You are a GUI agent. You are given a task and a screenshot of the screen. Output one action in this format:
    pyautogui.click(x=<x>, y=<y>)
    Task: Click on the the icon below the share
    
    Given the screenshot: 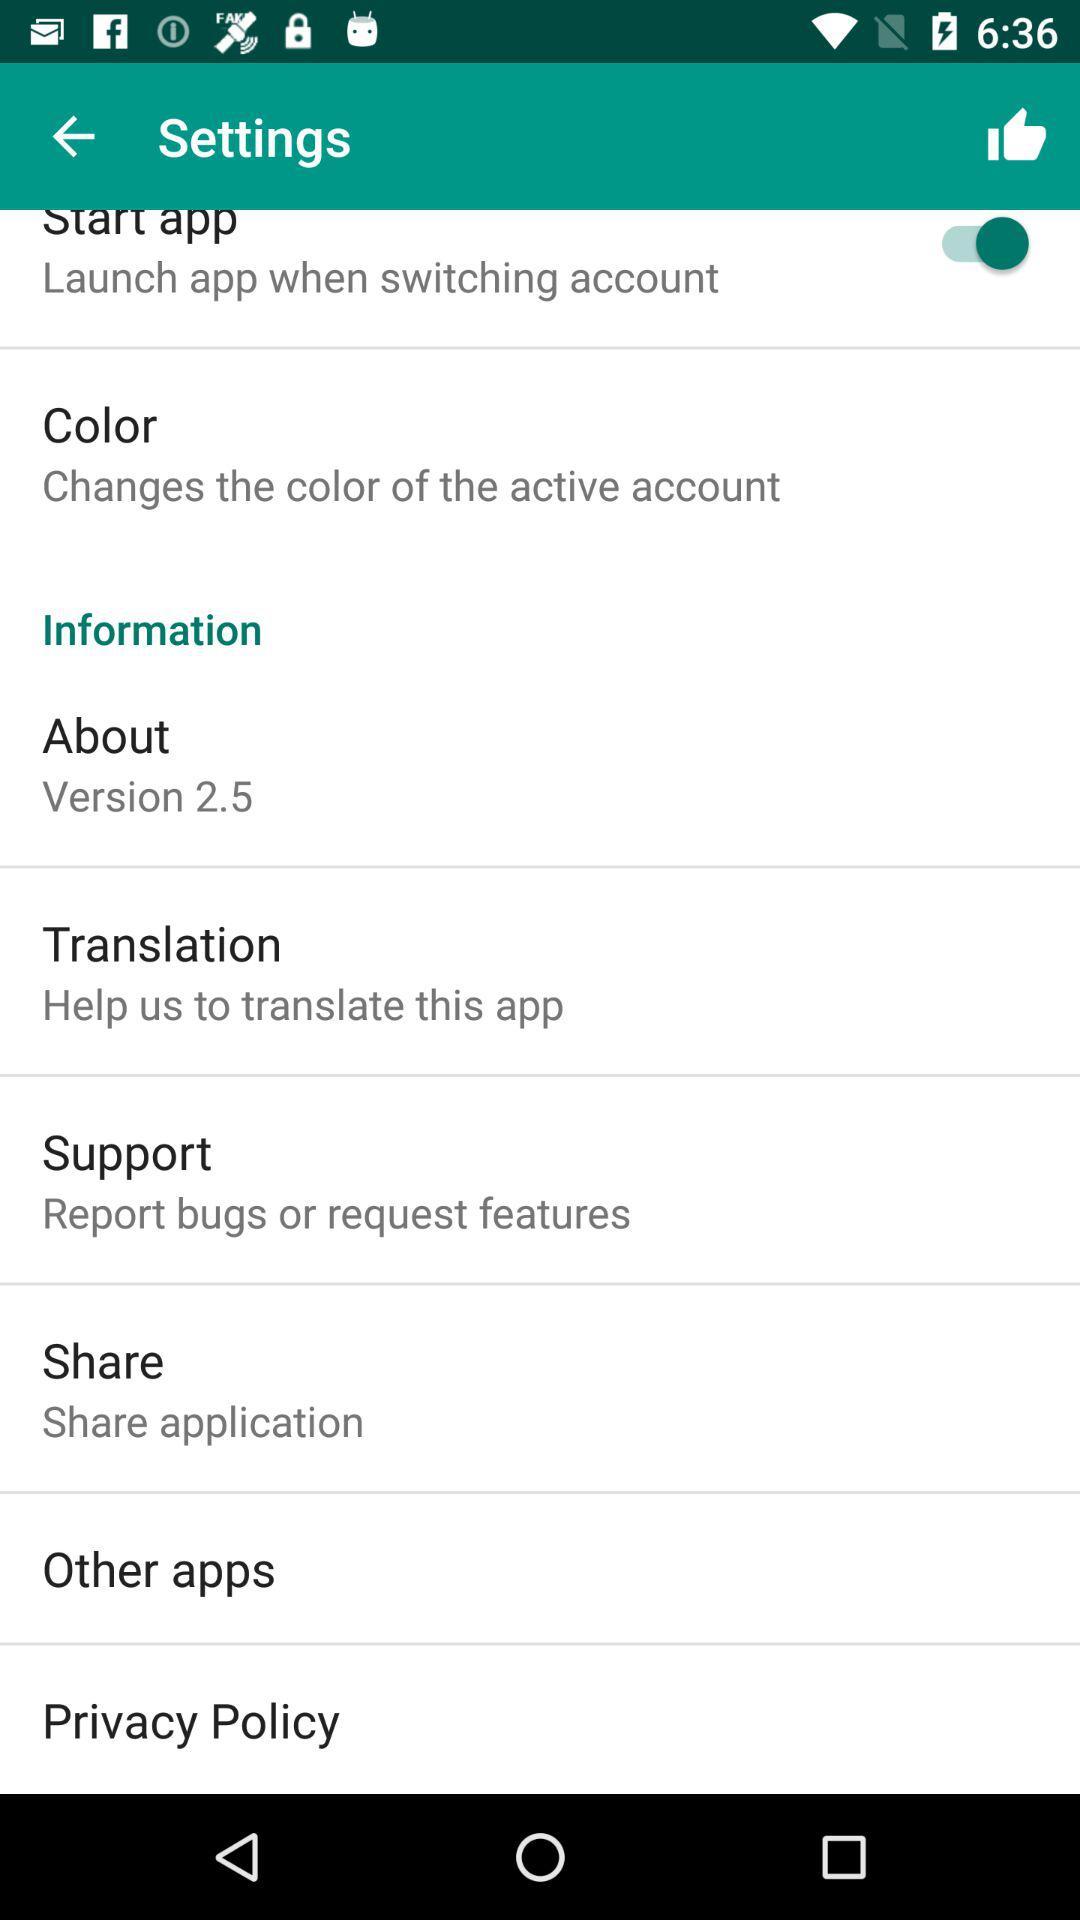 What is the action you would take?
    pyautogui.click(x=203, y=1419)
    